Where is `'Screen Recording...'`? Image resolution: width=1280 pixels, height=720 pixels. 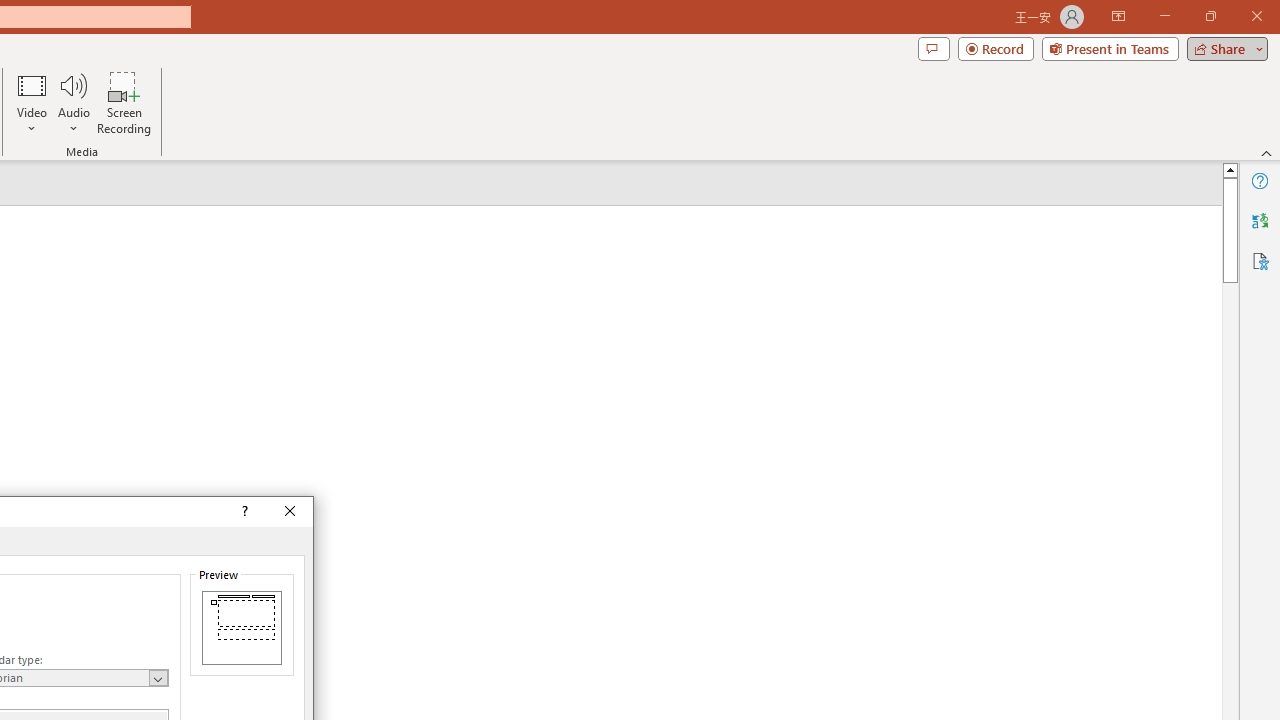
'Screen Recording...' is located at coordinates (123, 103).